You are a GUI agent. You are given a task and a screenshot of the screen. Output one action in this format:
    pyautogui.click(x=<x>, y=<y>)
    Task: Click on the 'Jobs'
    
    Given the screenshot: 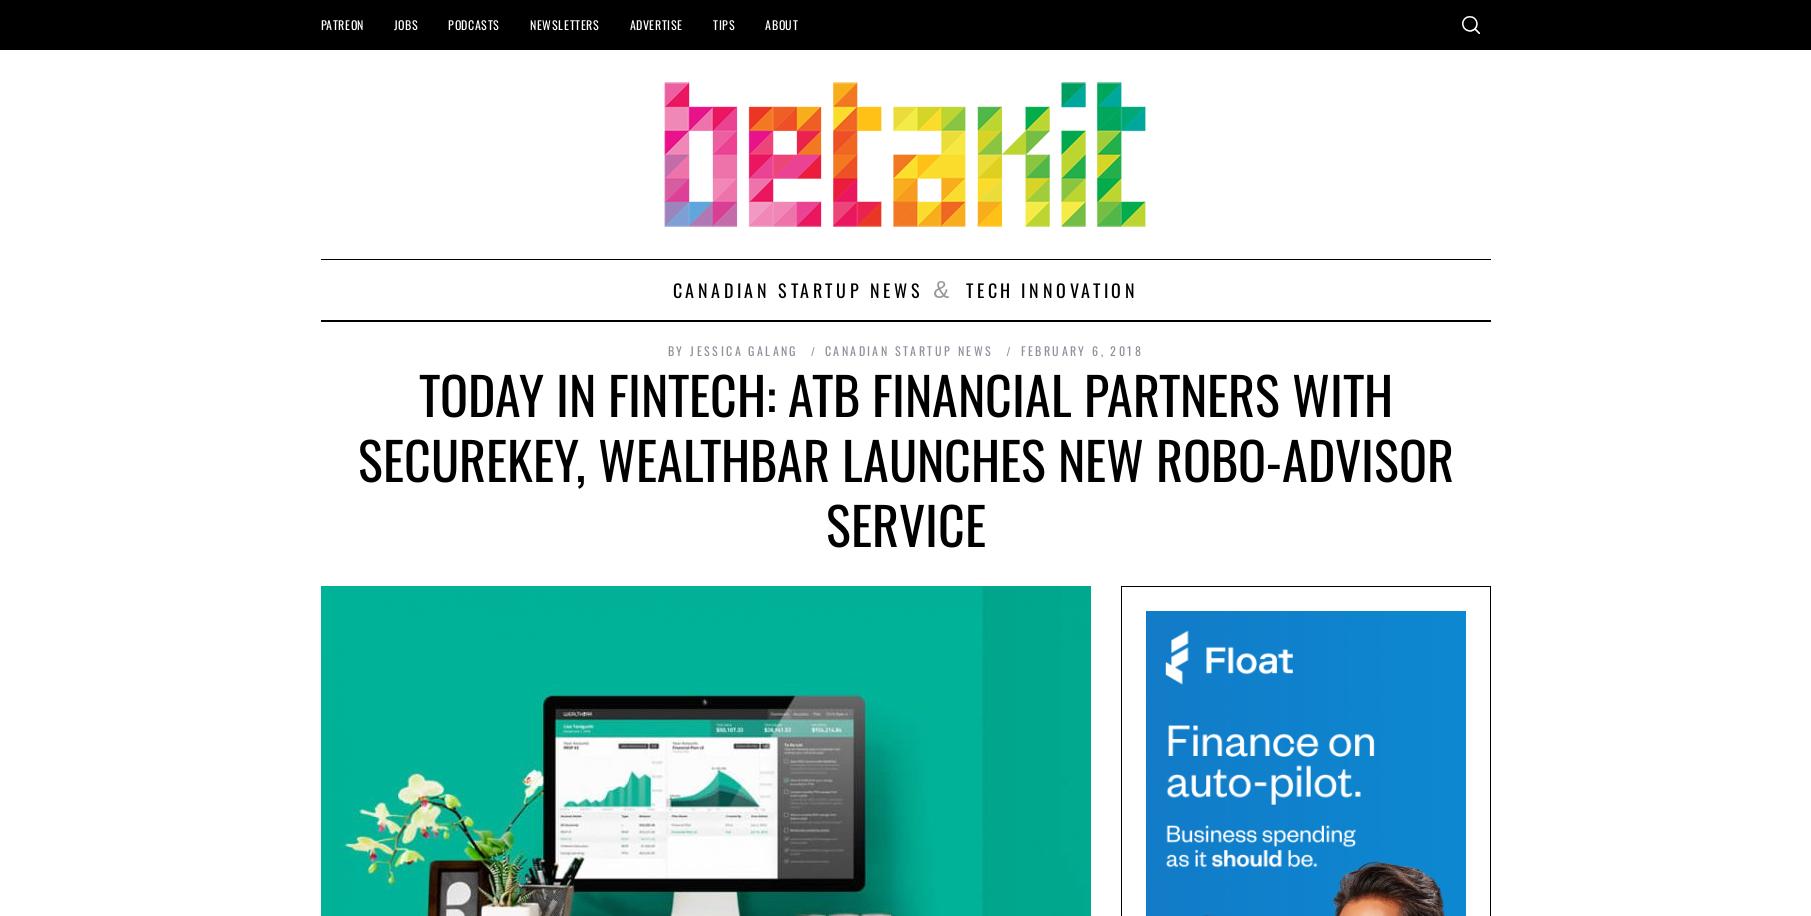 What is the action you would take?
    pyautogui.click(x=391, y=24)
    